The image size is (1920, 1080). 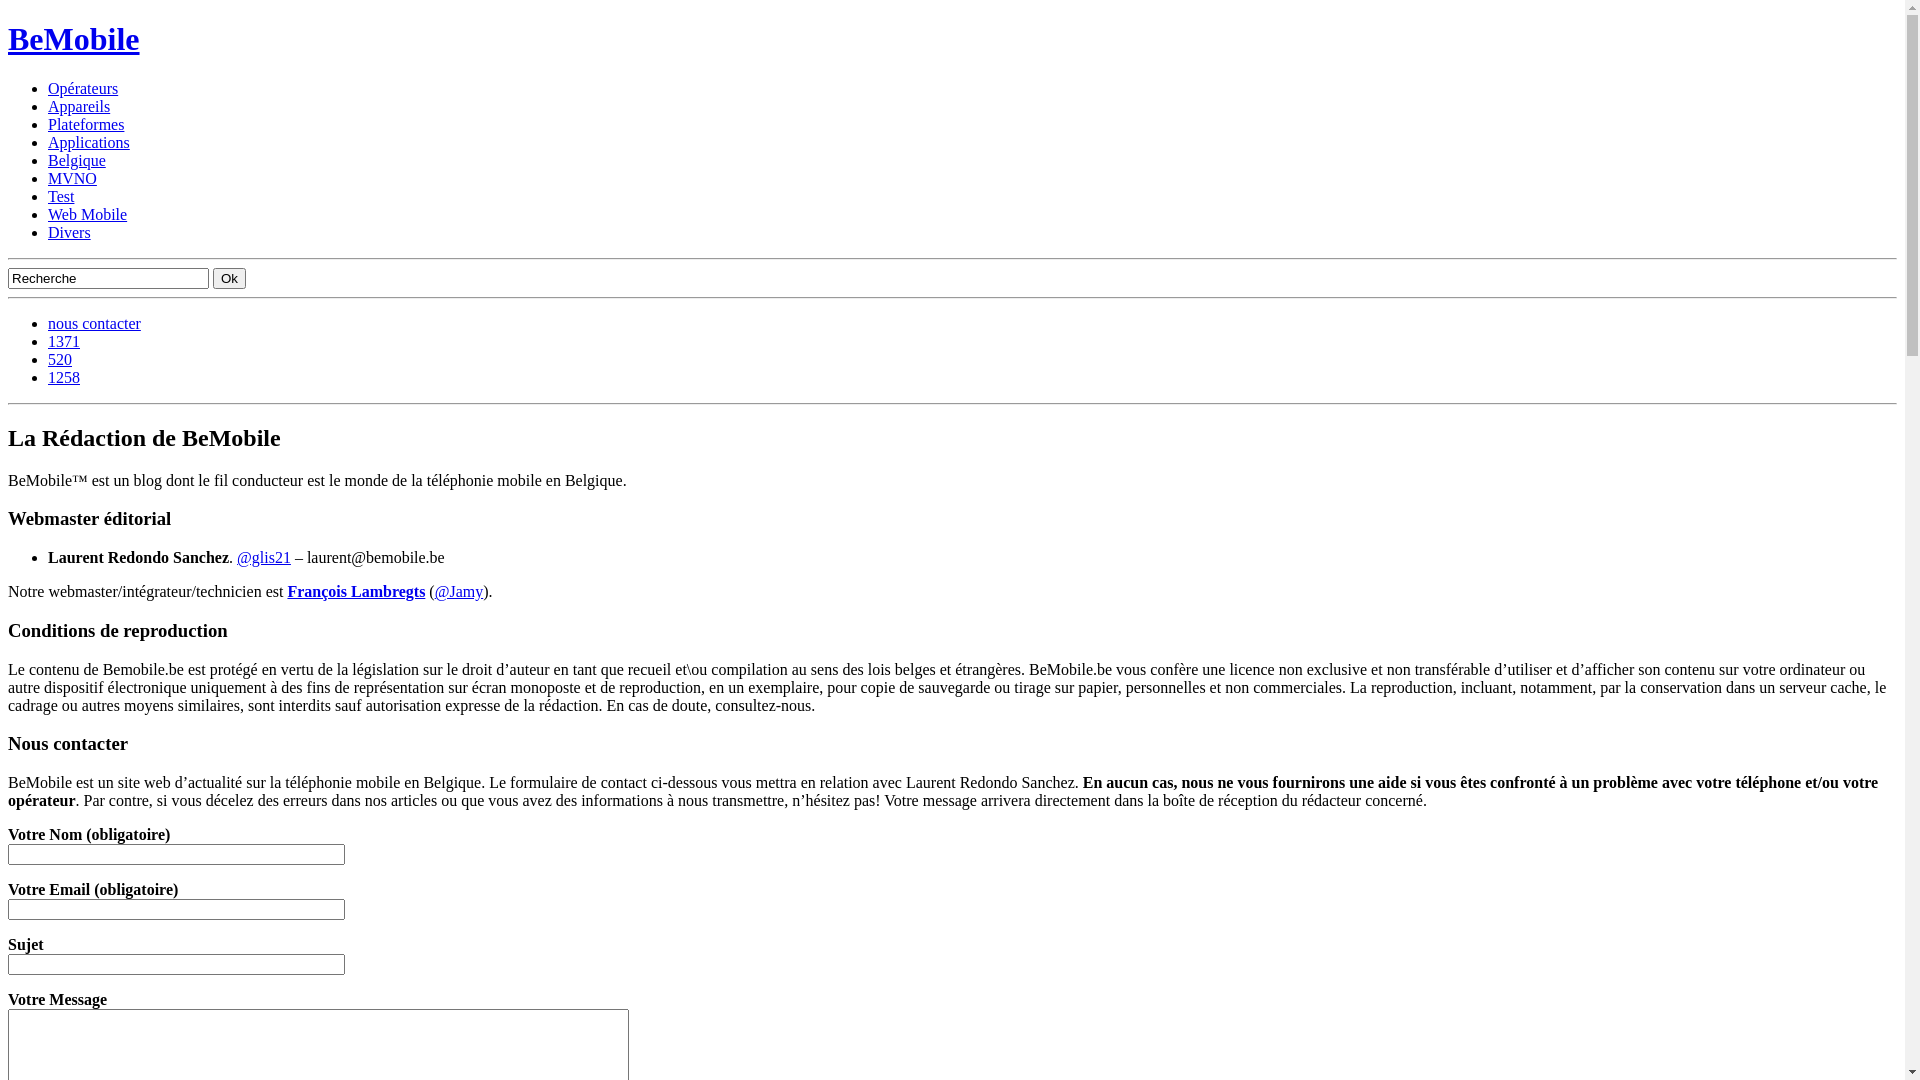 I want to click on '1371', so click(x=63, y=340).